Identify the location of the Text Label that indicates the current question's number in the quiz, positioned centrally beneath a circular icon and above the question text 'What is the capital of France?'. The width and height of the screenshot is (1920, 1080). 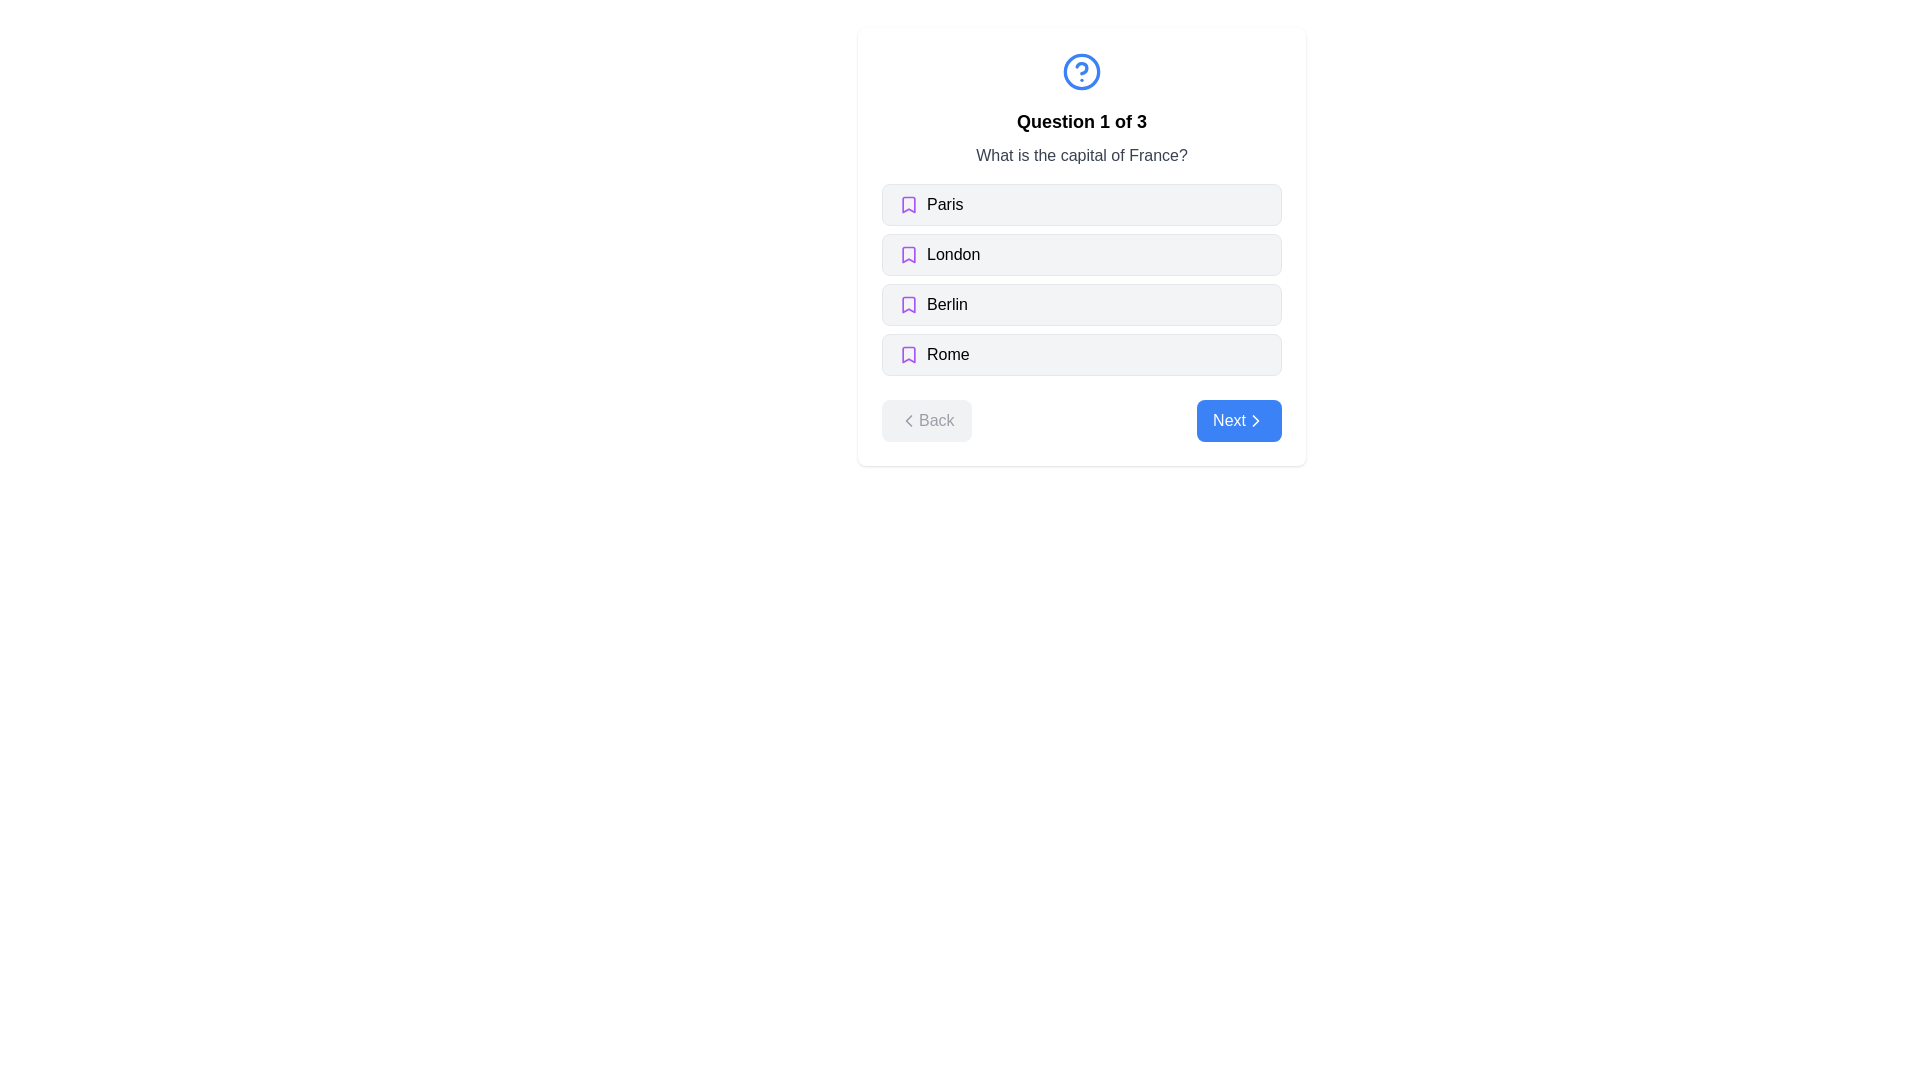
(1080, 122).